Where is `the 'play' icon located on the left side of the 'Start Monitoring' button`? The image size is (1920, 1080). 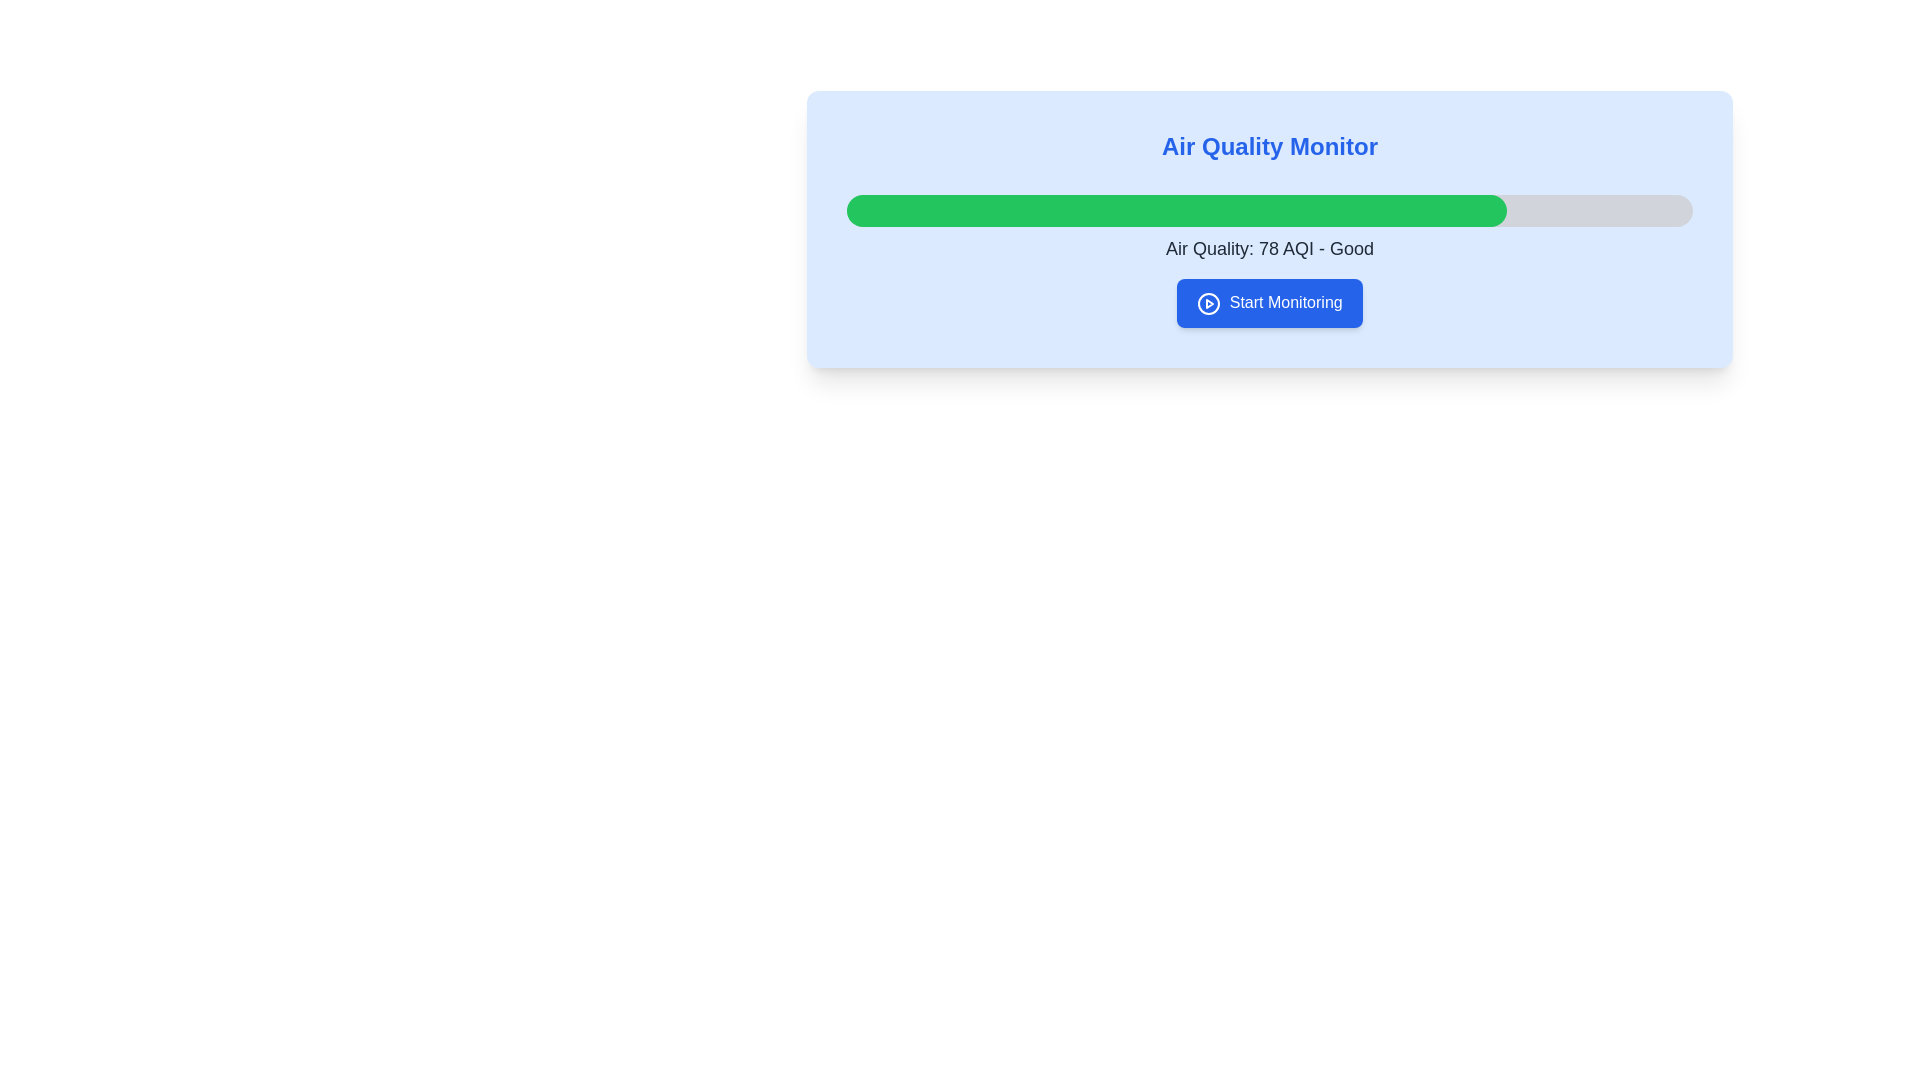 the 'play' icon located on the left side of the 'Start Monitoring' button is located at coordinates (1208, 303).